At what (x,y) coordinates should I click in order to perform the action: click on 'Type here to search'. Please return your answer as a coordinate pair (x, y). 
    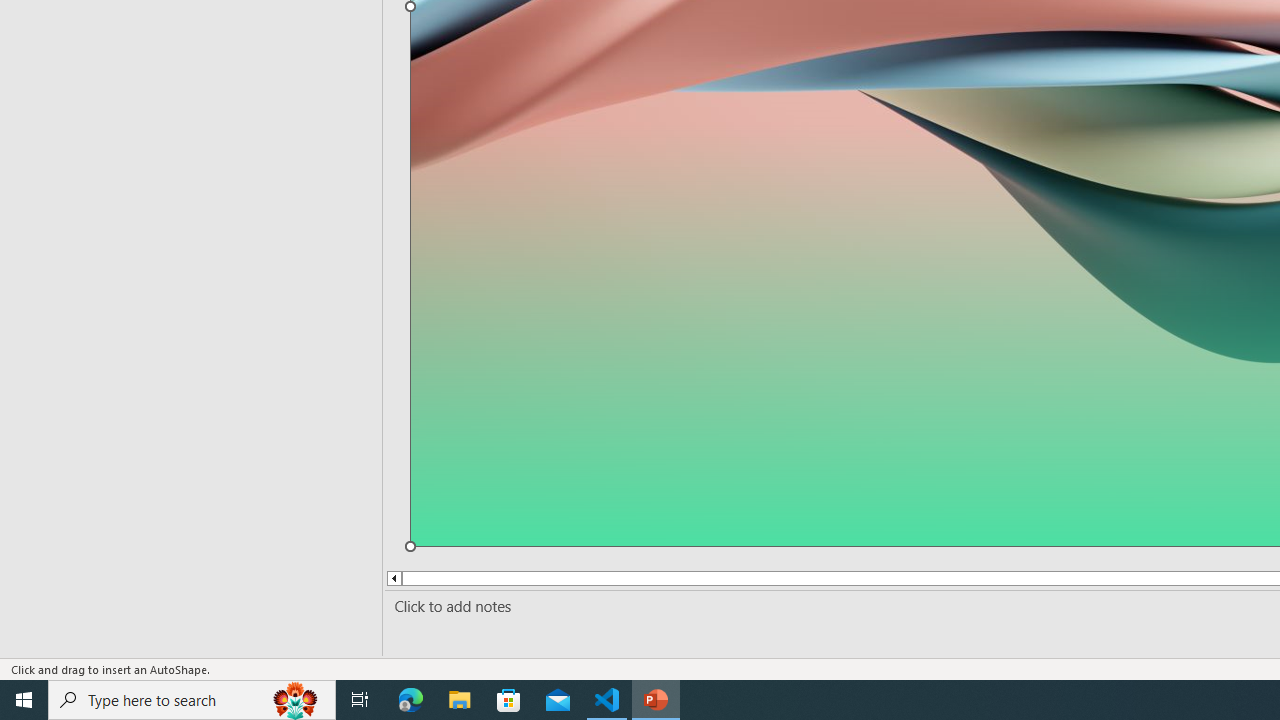
    Looking at the image, I should click on (192, 698).